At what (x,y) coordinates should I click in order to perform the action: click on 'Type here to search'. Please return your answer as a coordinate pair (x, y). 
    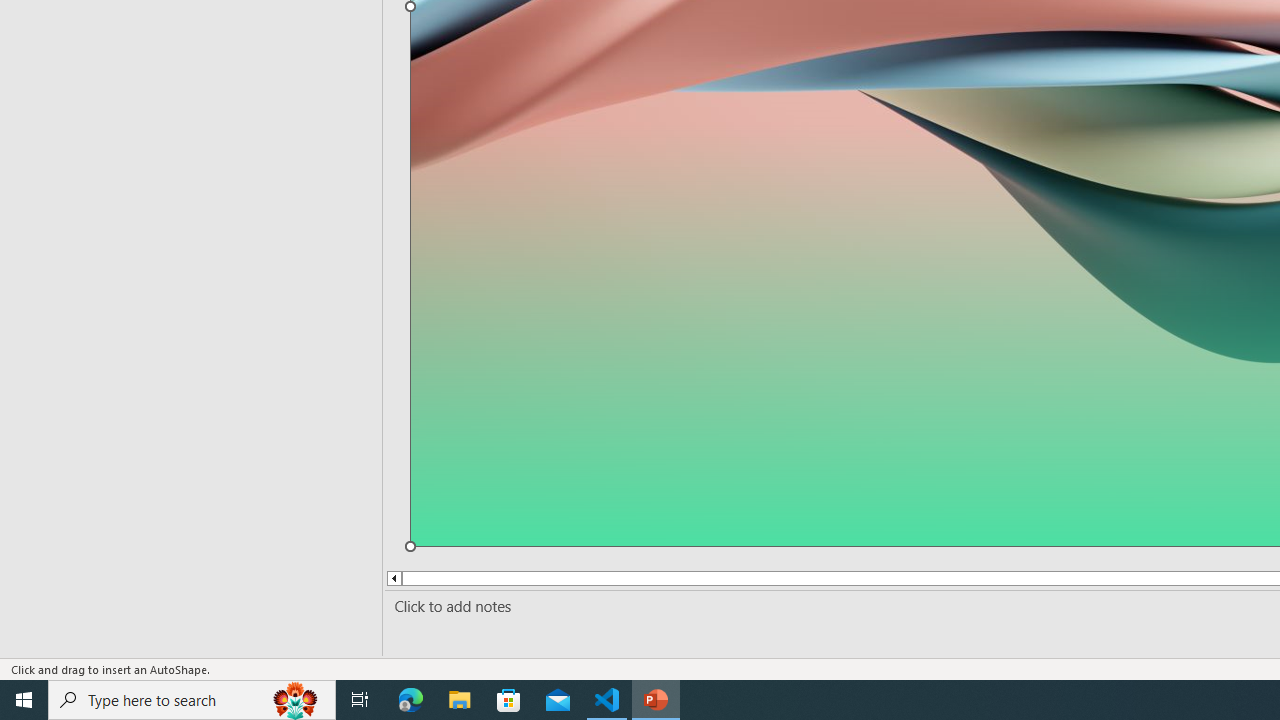
    Looking at the image, I should click on (192, 698).